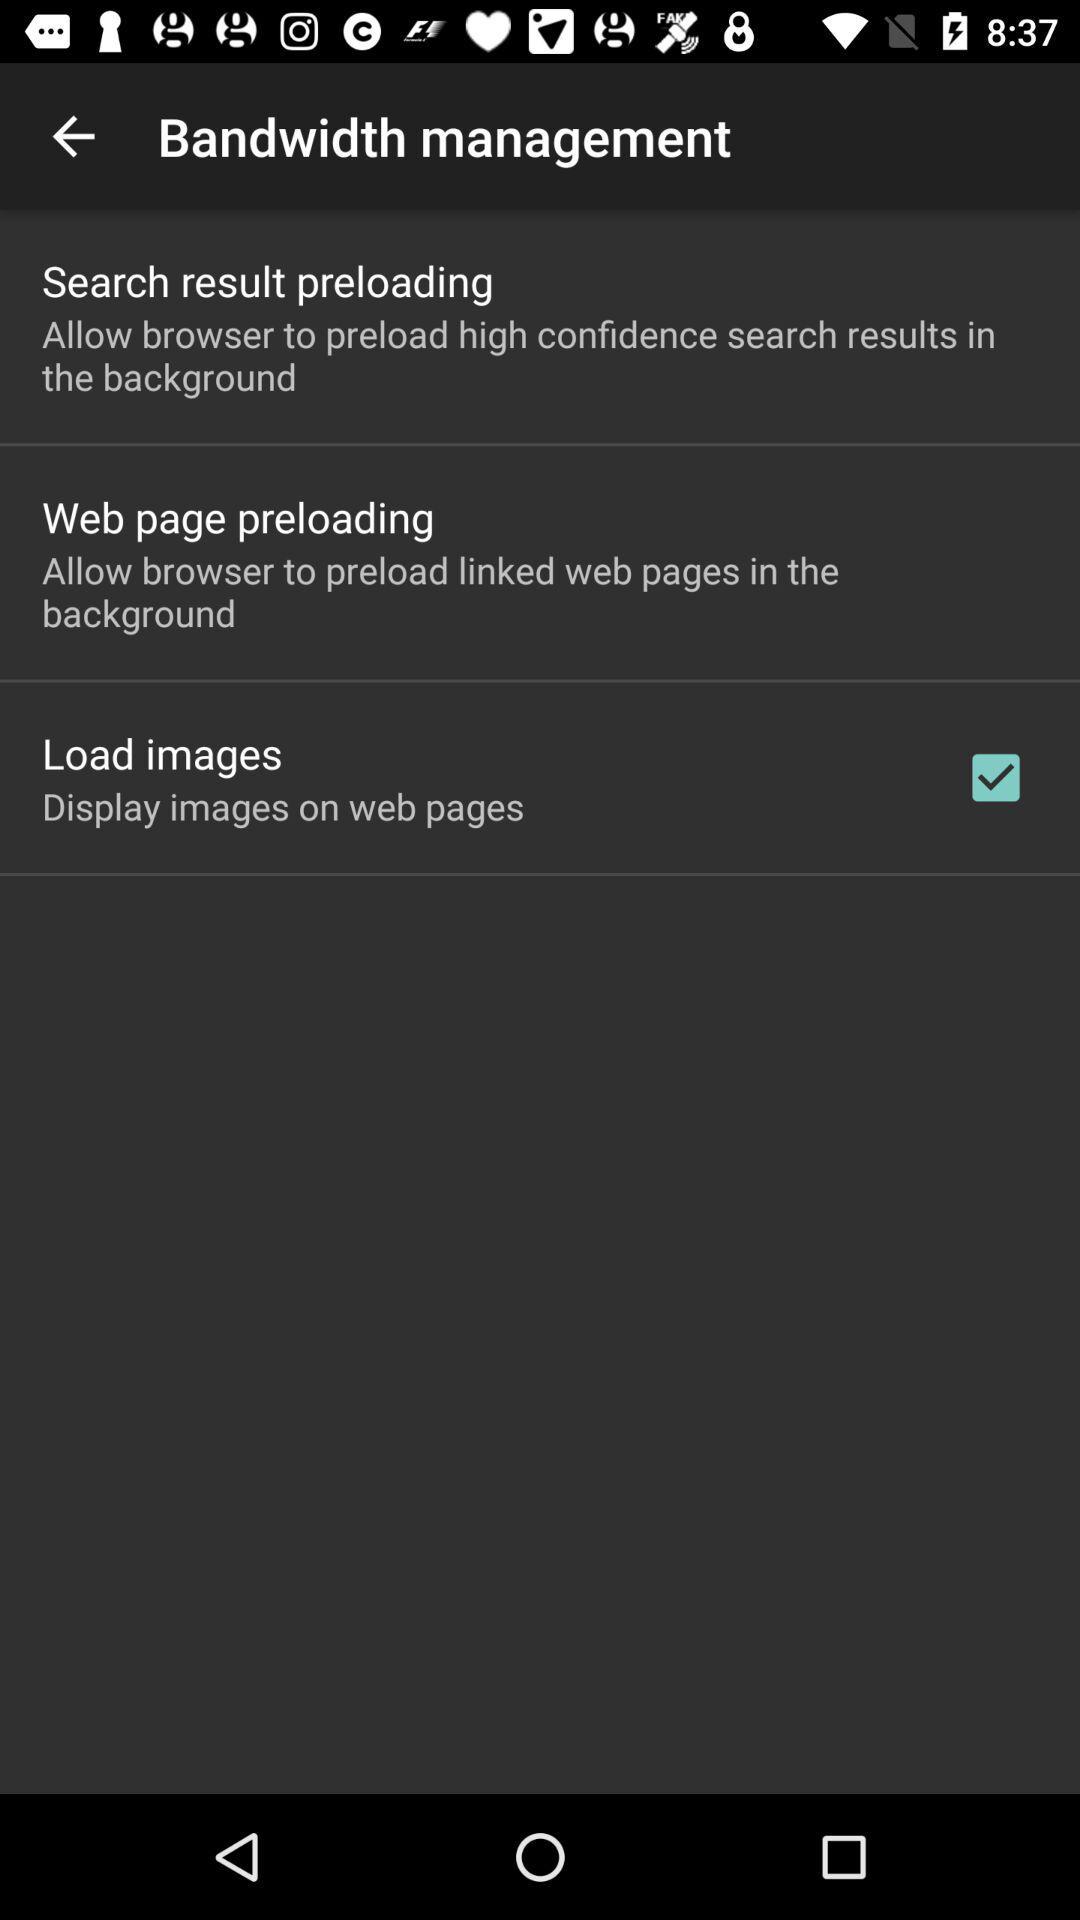  What do you see at coordinates (161, 752) in the screenshot?
I see `app above the display images on app` at bounding box center [161, 752].